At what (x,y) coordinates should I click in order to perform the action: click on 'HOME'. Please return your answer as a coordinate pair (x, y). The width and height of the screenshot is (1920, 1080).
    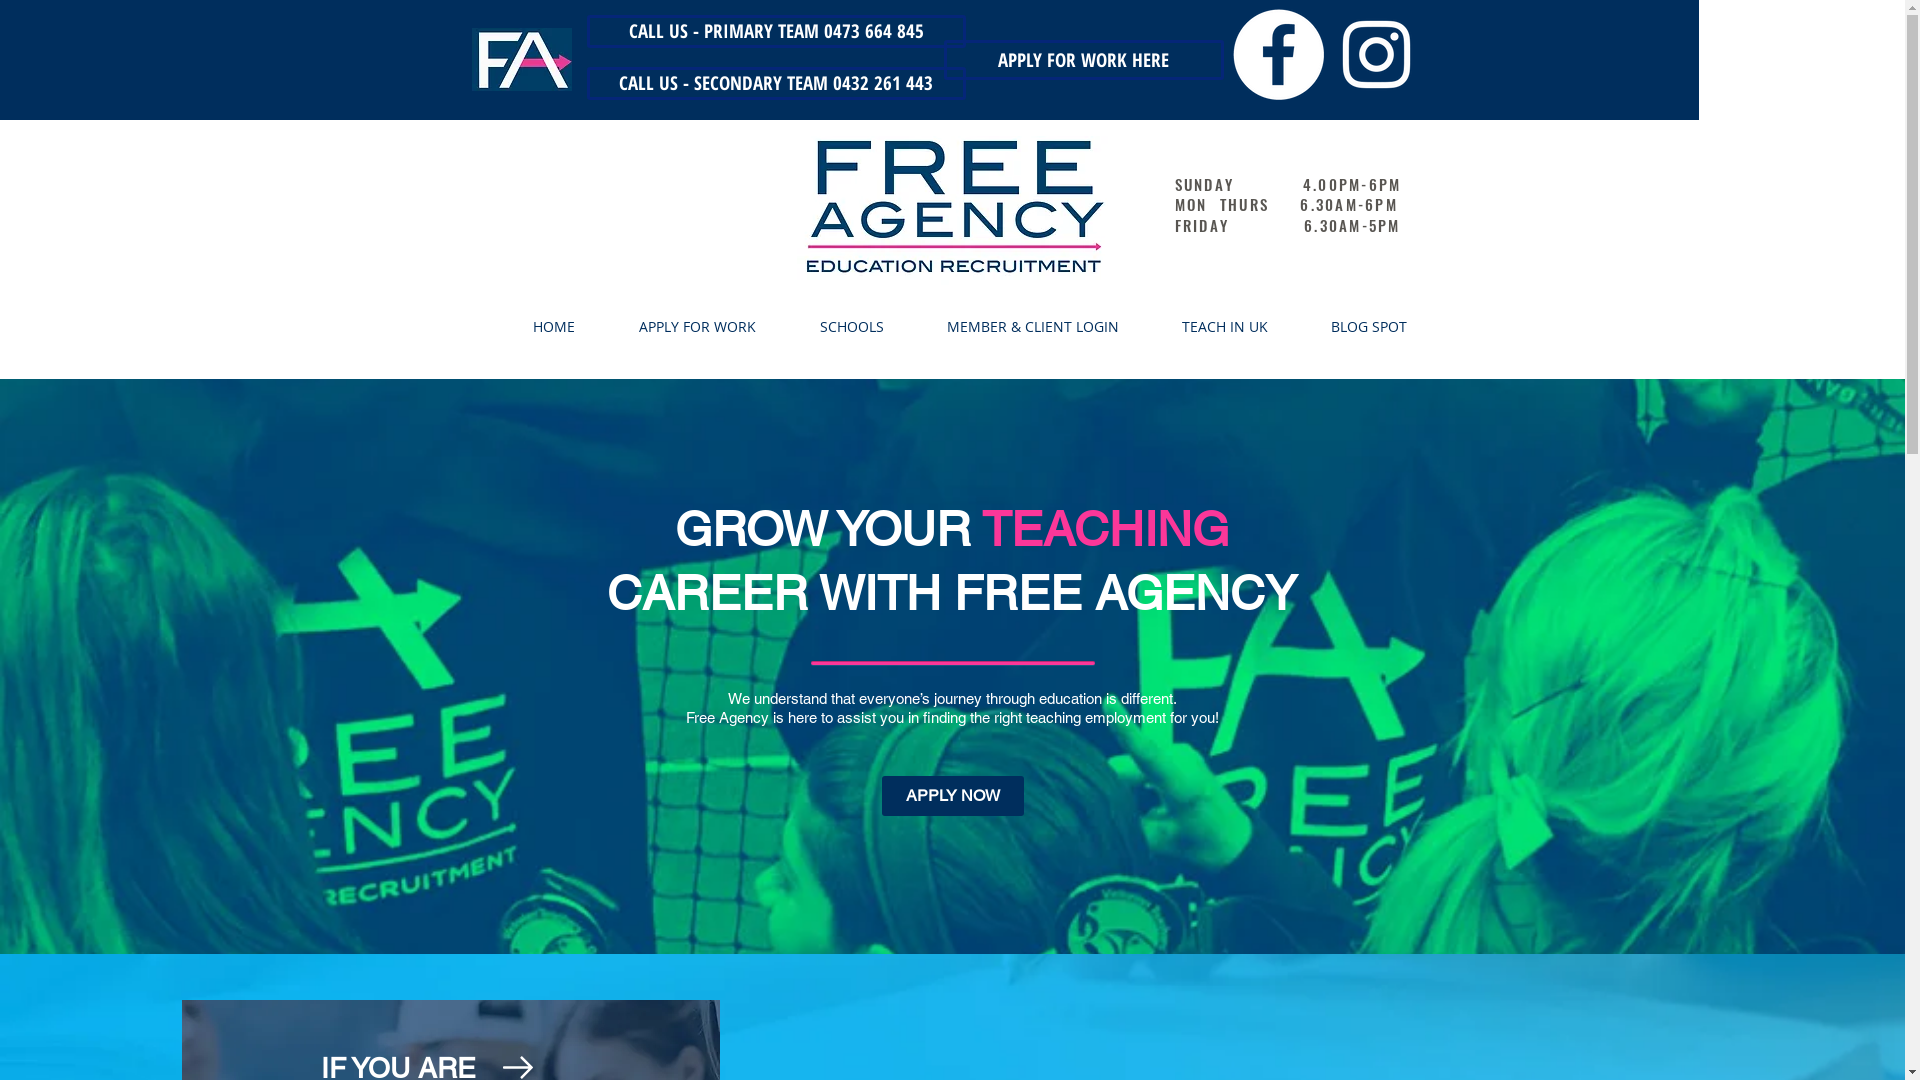
    Looking at the image, I should click on (537, 325).